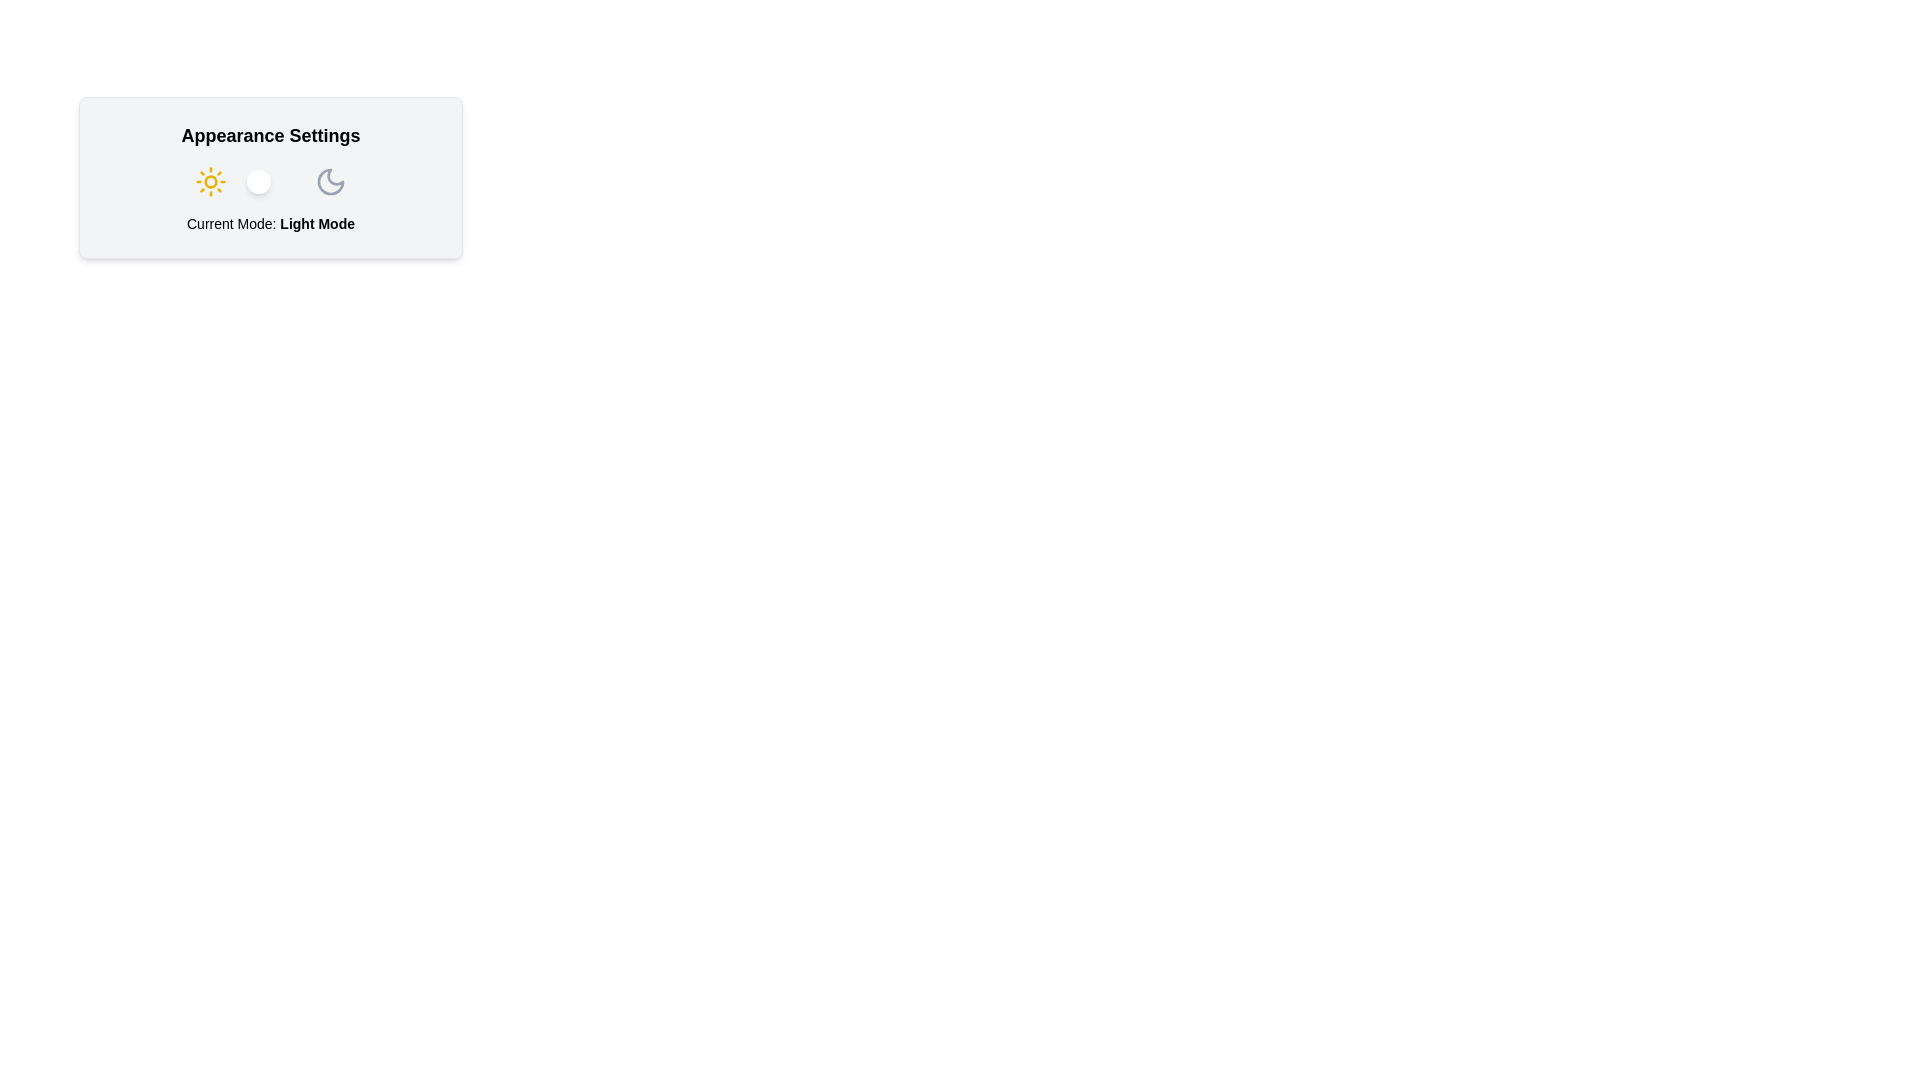 The width and height of the screenshot is (1920, 1080). What do you see at coordinates (331, 181) in the screenshot?
I see `the gray crescent moon icon located at the rightmost position among display or mode settings to switch to dark mode` at bounding box center [331, 181].